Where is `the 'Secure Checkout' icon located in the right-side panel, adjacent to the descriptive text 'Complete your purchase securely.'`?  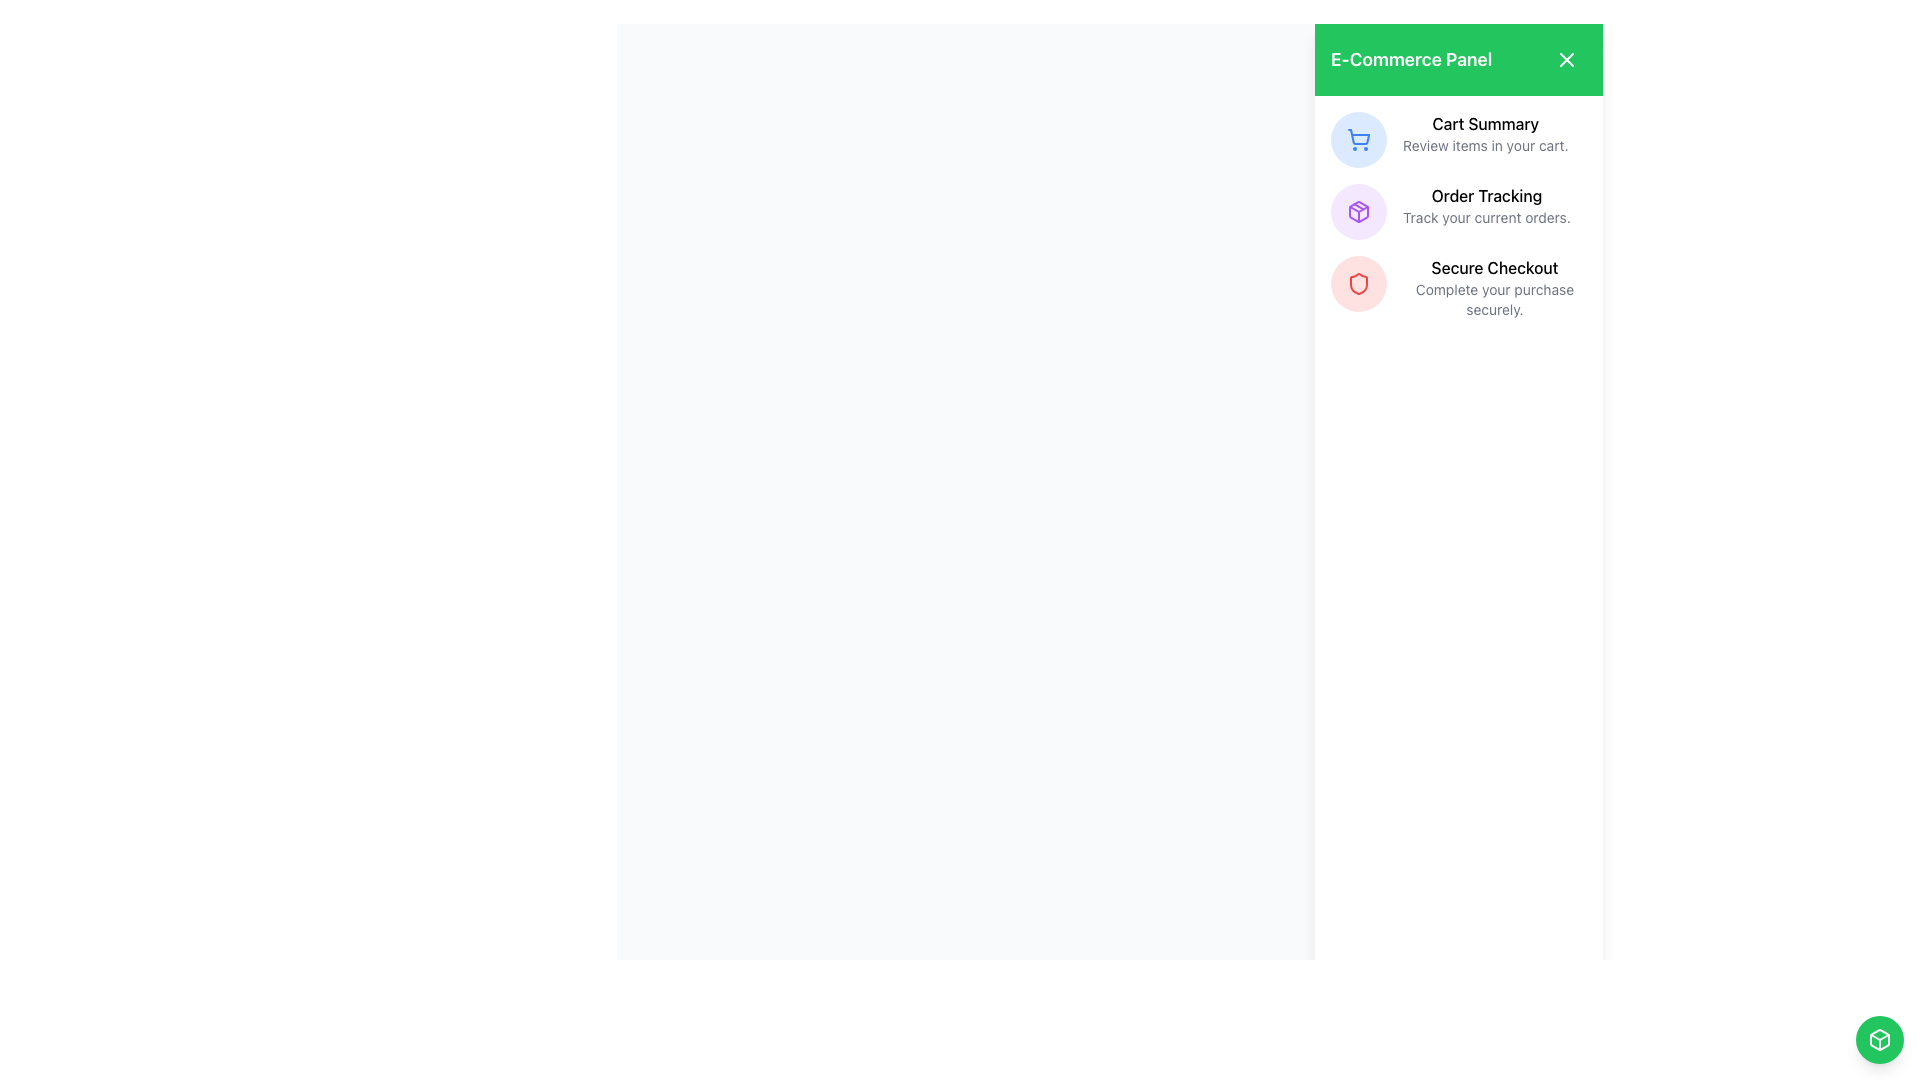
the 'Secure Checkout' icon located in the right-side panel, adjacent to the descriptive text 'Complete your purchase securely.' is located at coordinates (1358, 284).